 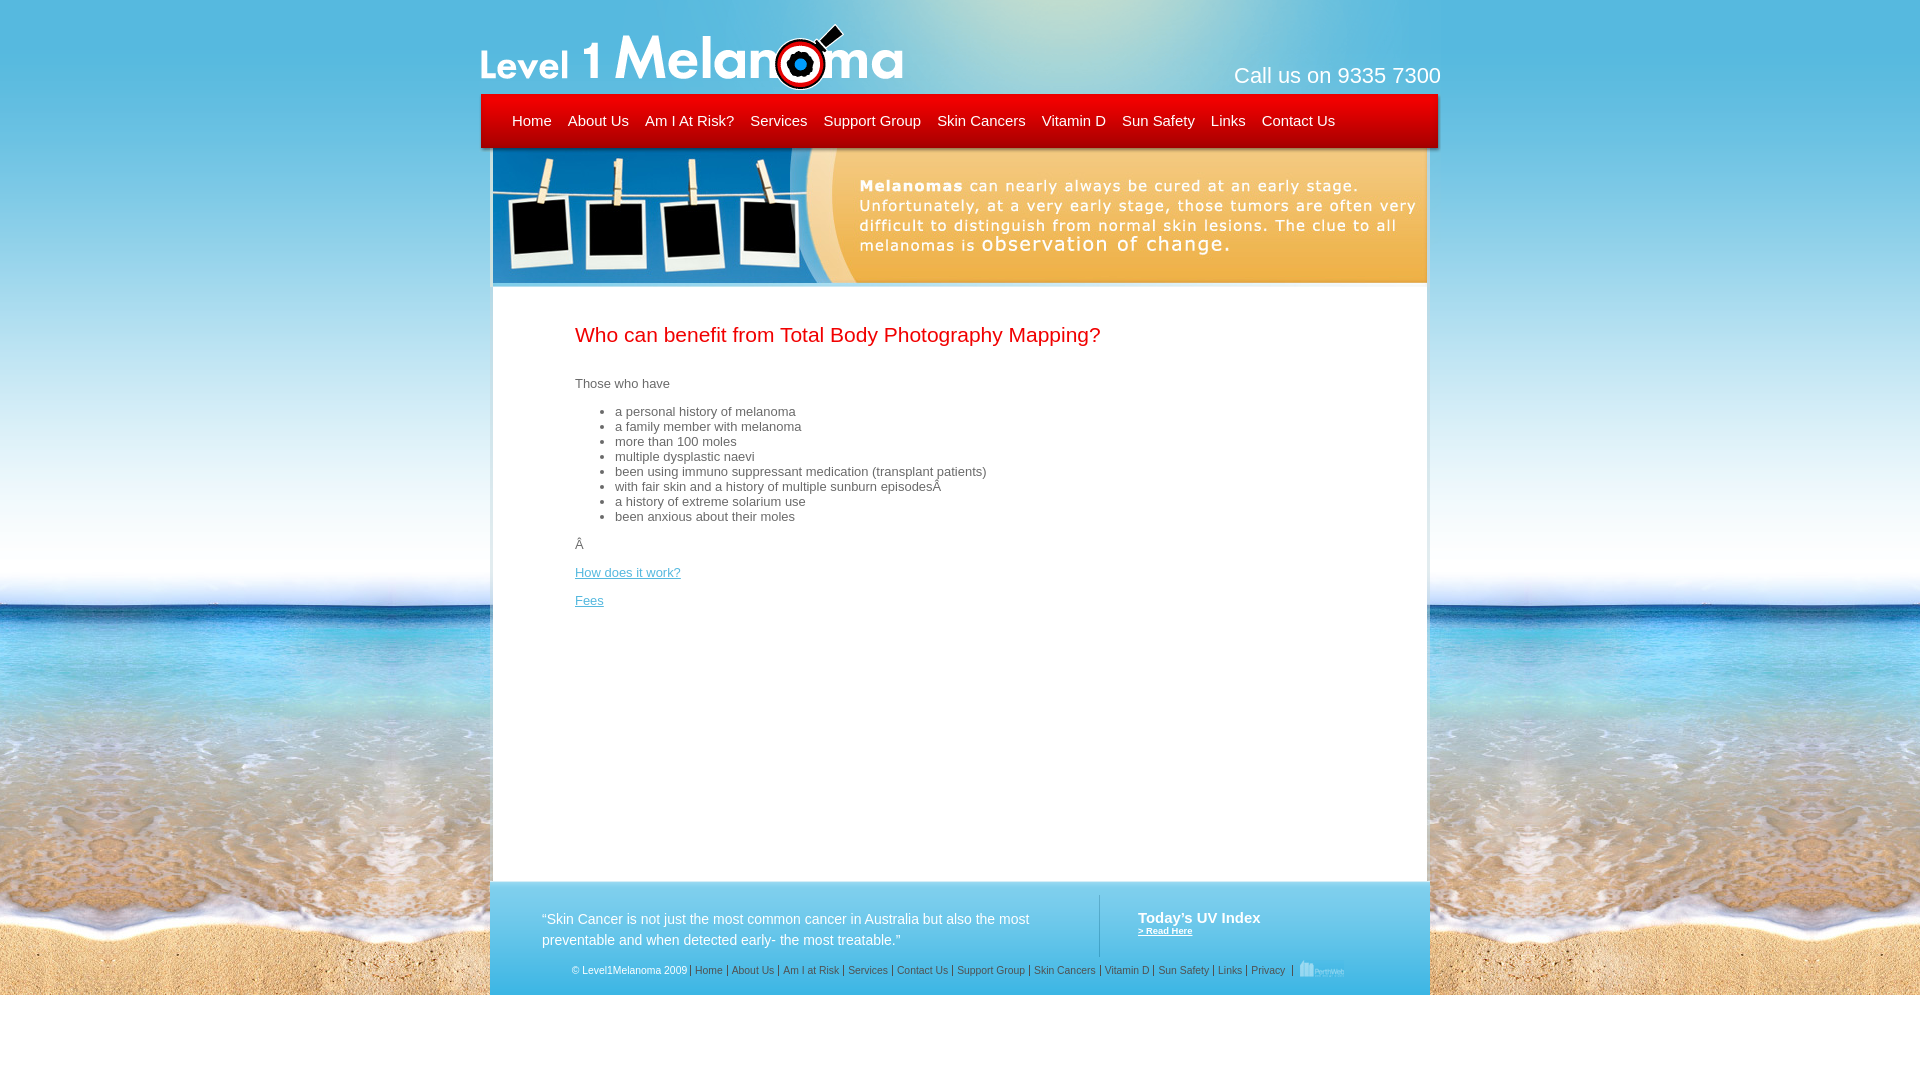 What do you see at coordinates (1073, 120) in the screenshot?
I see `'Vitamin D'` at bounding box center [1073, 120].